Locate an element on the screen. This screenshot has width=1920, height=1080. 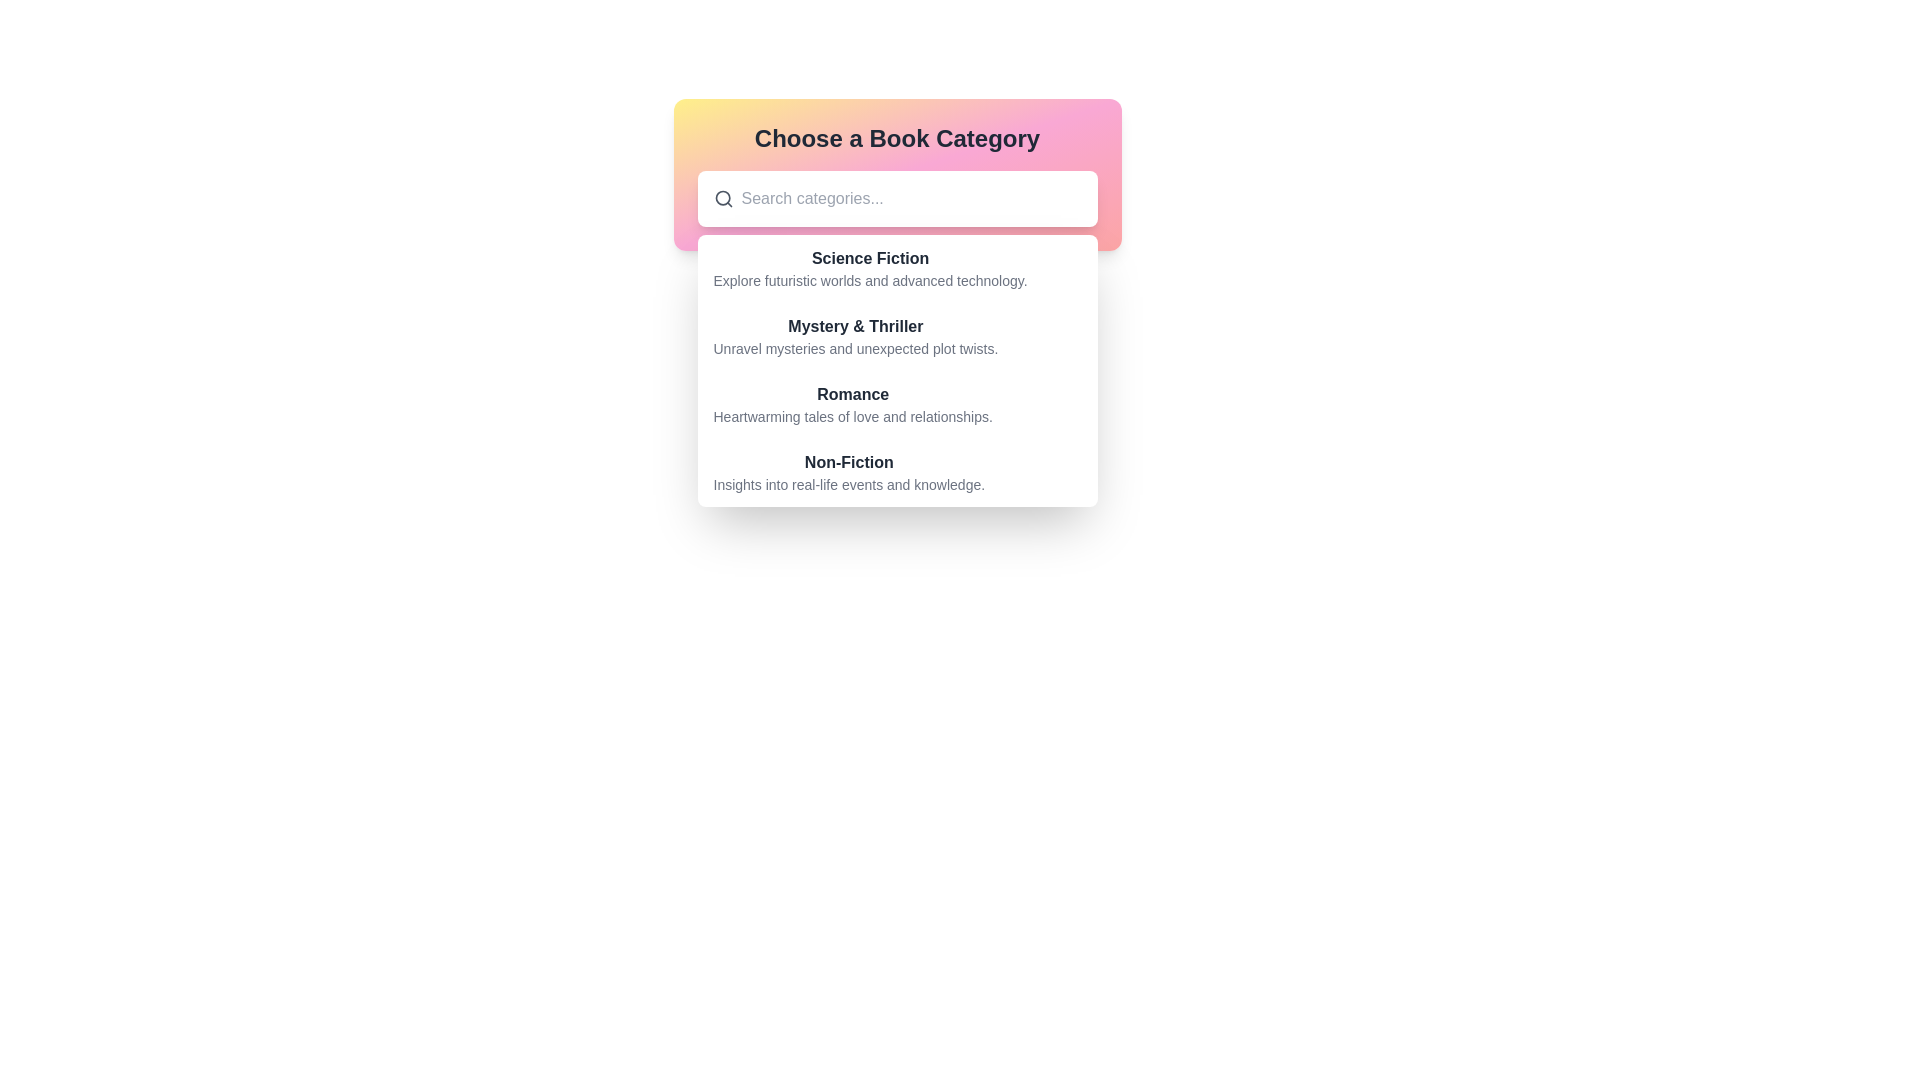
the descriptive text label for the 'Non-Fiction' category in the dropdown menu titled 'Choose a Book Category', which provides insights into its thematic focus is located at coordinates (849, 485).